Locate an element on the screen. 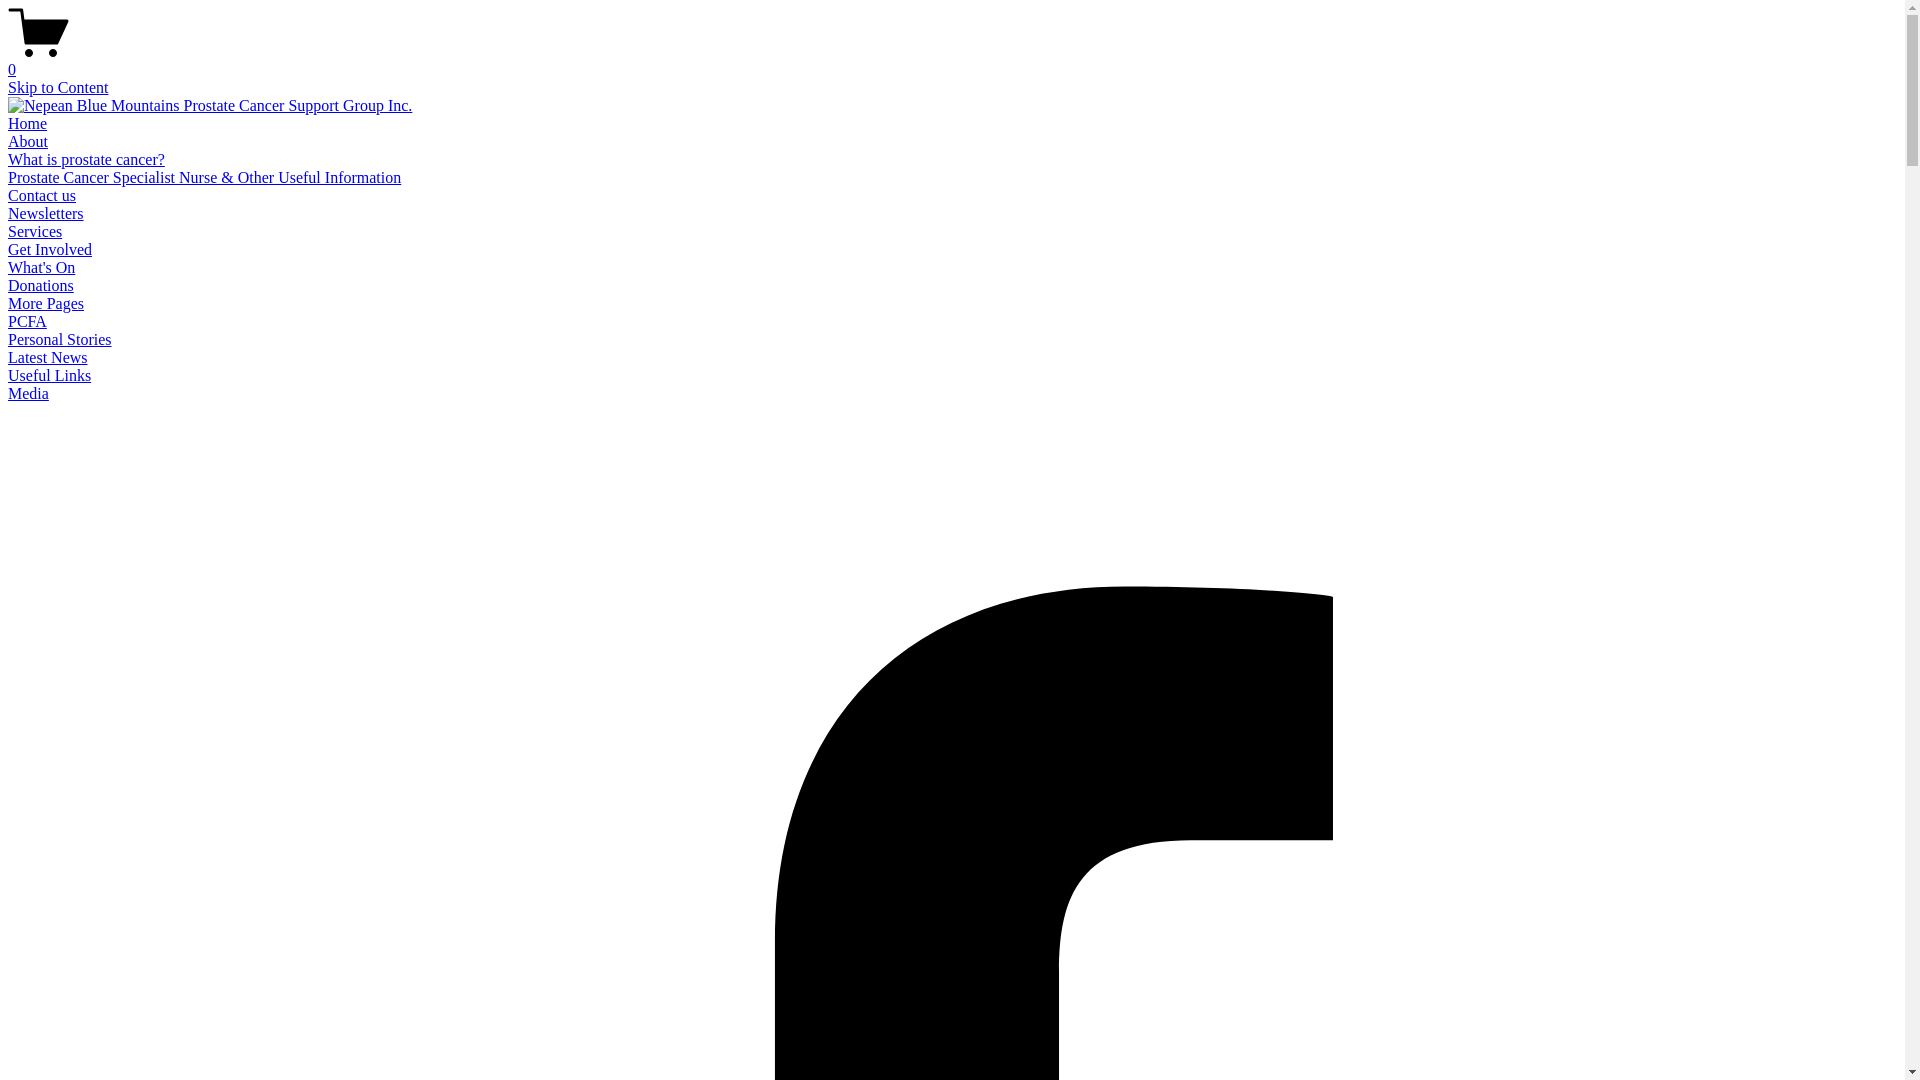  'Get Involved' is located at coordinates (49, 248).